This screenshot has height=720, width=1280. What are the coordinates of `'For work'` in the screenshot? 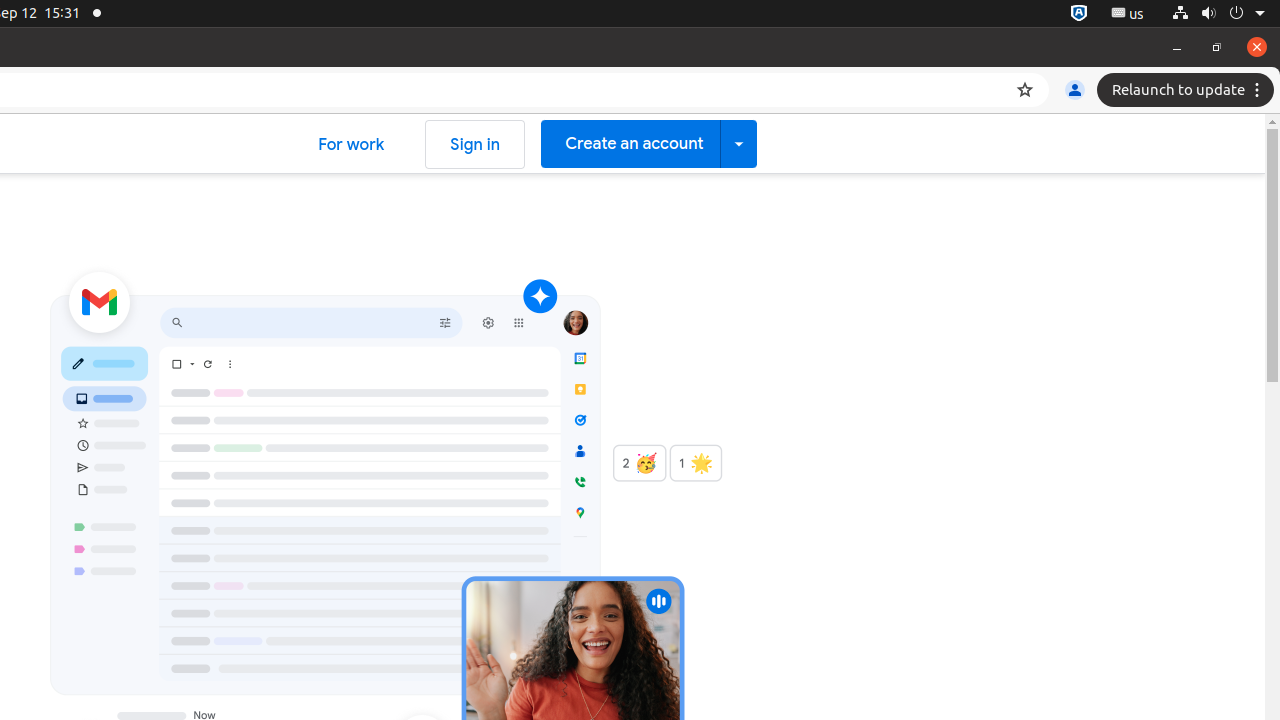 It's located at (351, 143).